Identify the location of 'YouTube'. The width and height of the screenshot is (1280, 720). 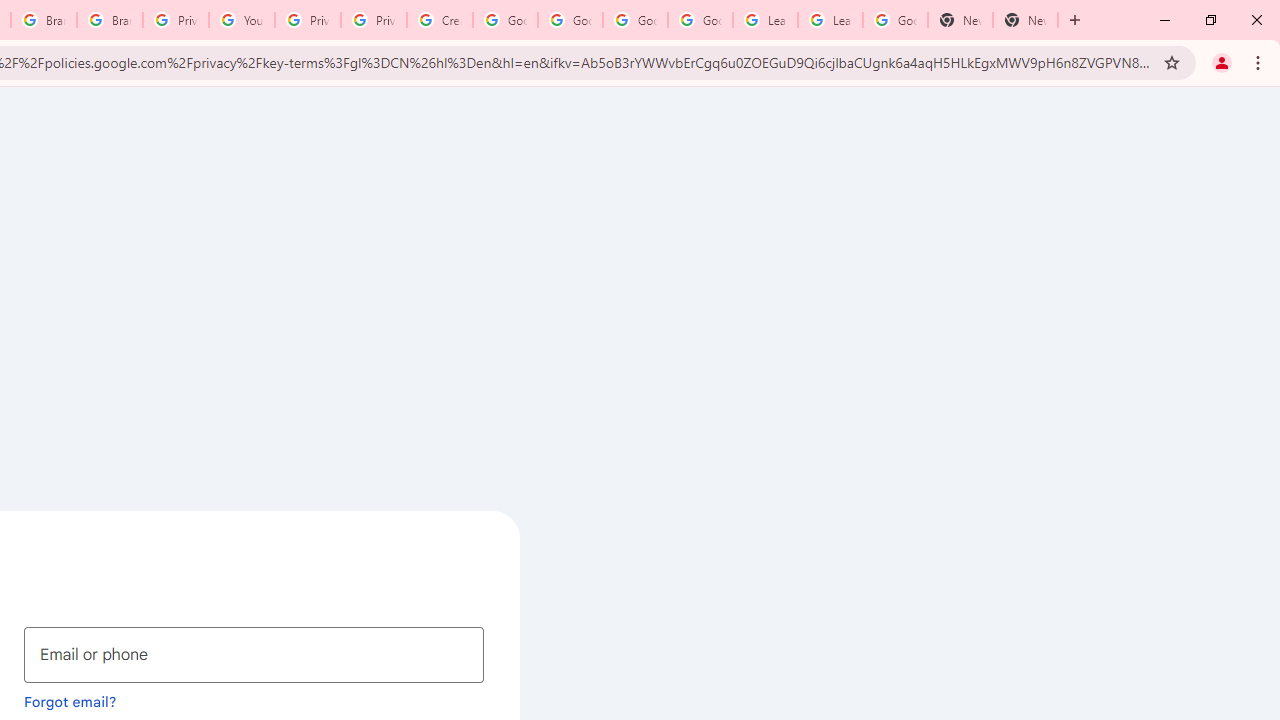
(240, 20).